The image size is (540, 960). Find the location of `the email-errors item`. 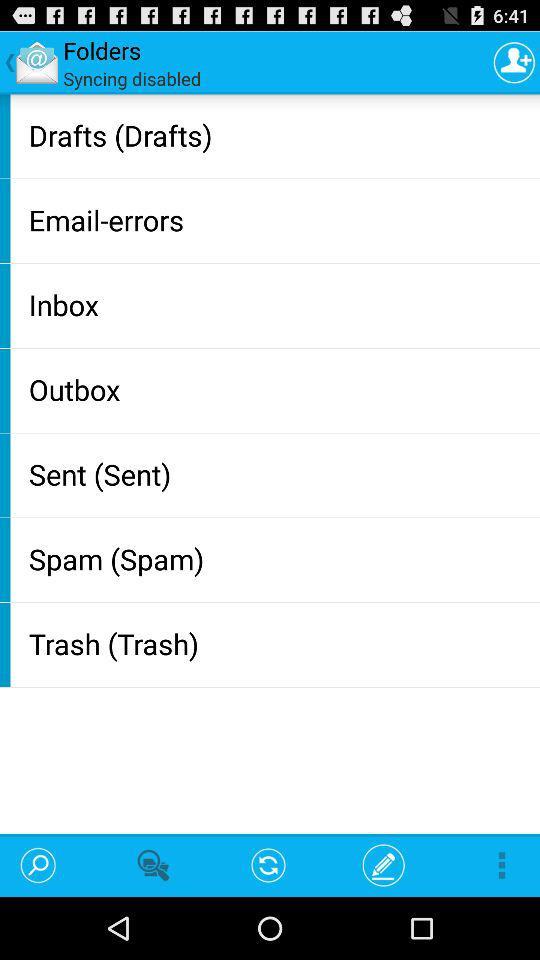

the email-errors item is located at coordinates (279, 219).